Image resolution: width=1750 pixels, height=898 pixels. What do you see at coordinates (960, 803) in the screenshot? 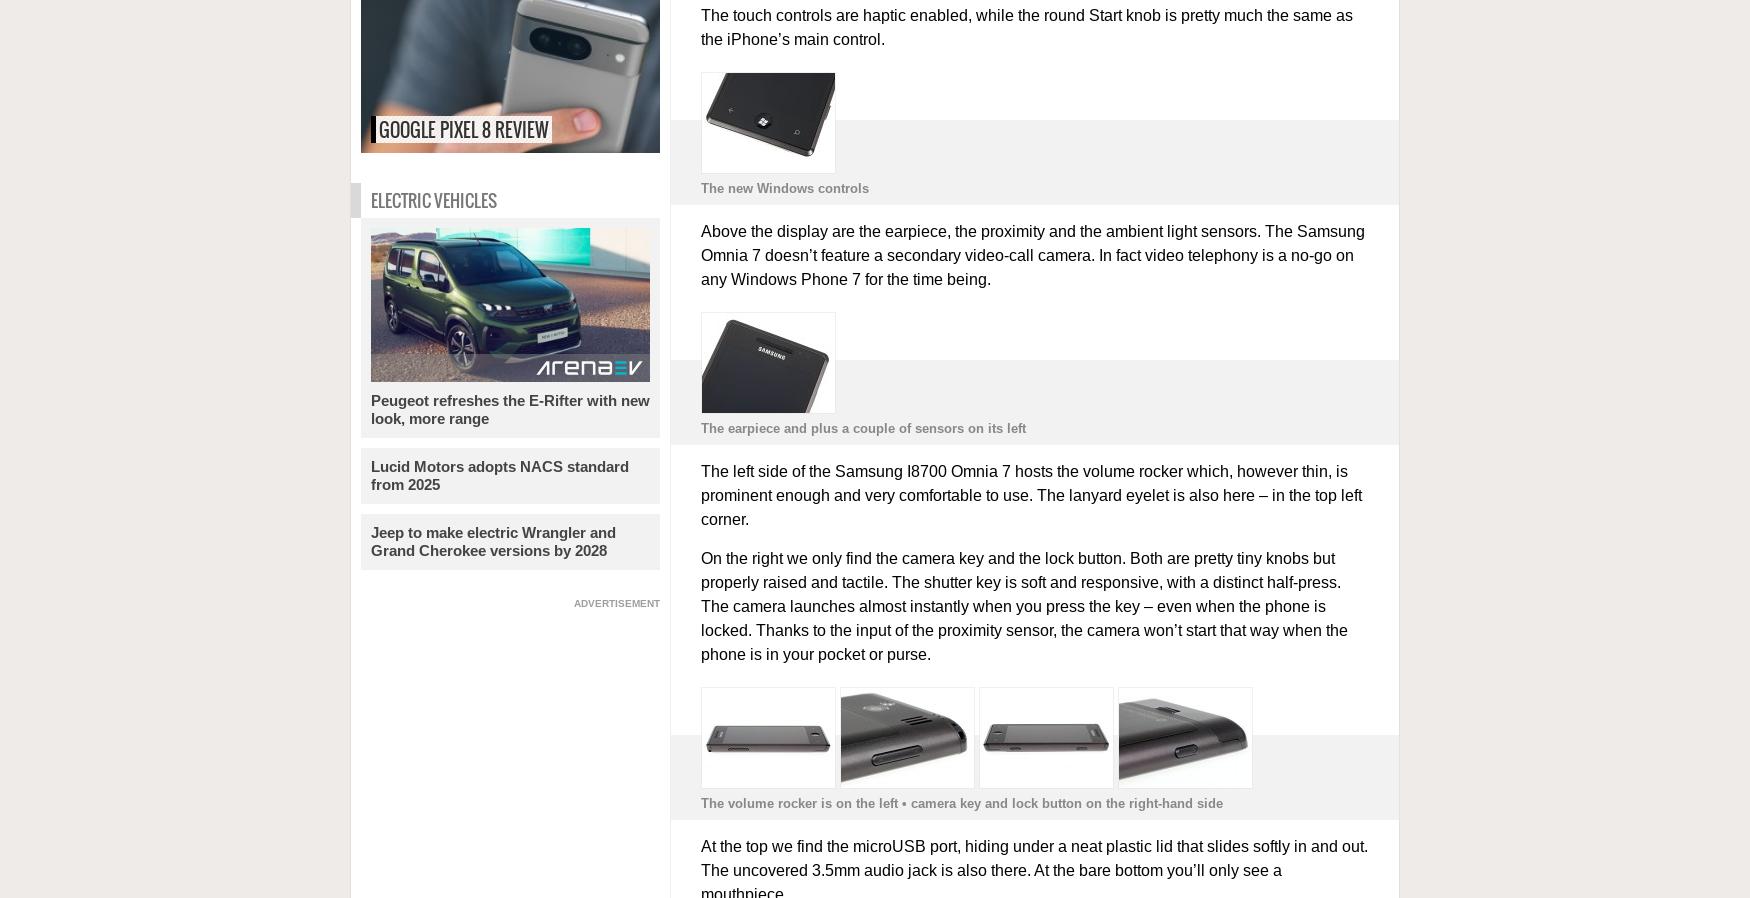
I see `'The volume rocker is on the left • camera key and lock button on the right-hand side'` at bounding box center [960, 803].